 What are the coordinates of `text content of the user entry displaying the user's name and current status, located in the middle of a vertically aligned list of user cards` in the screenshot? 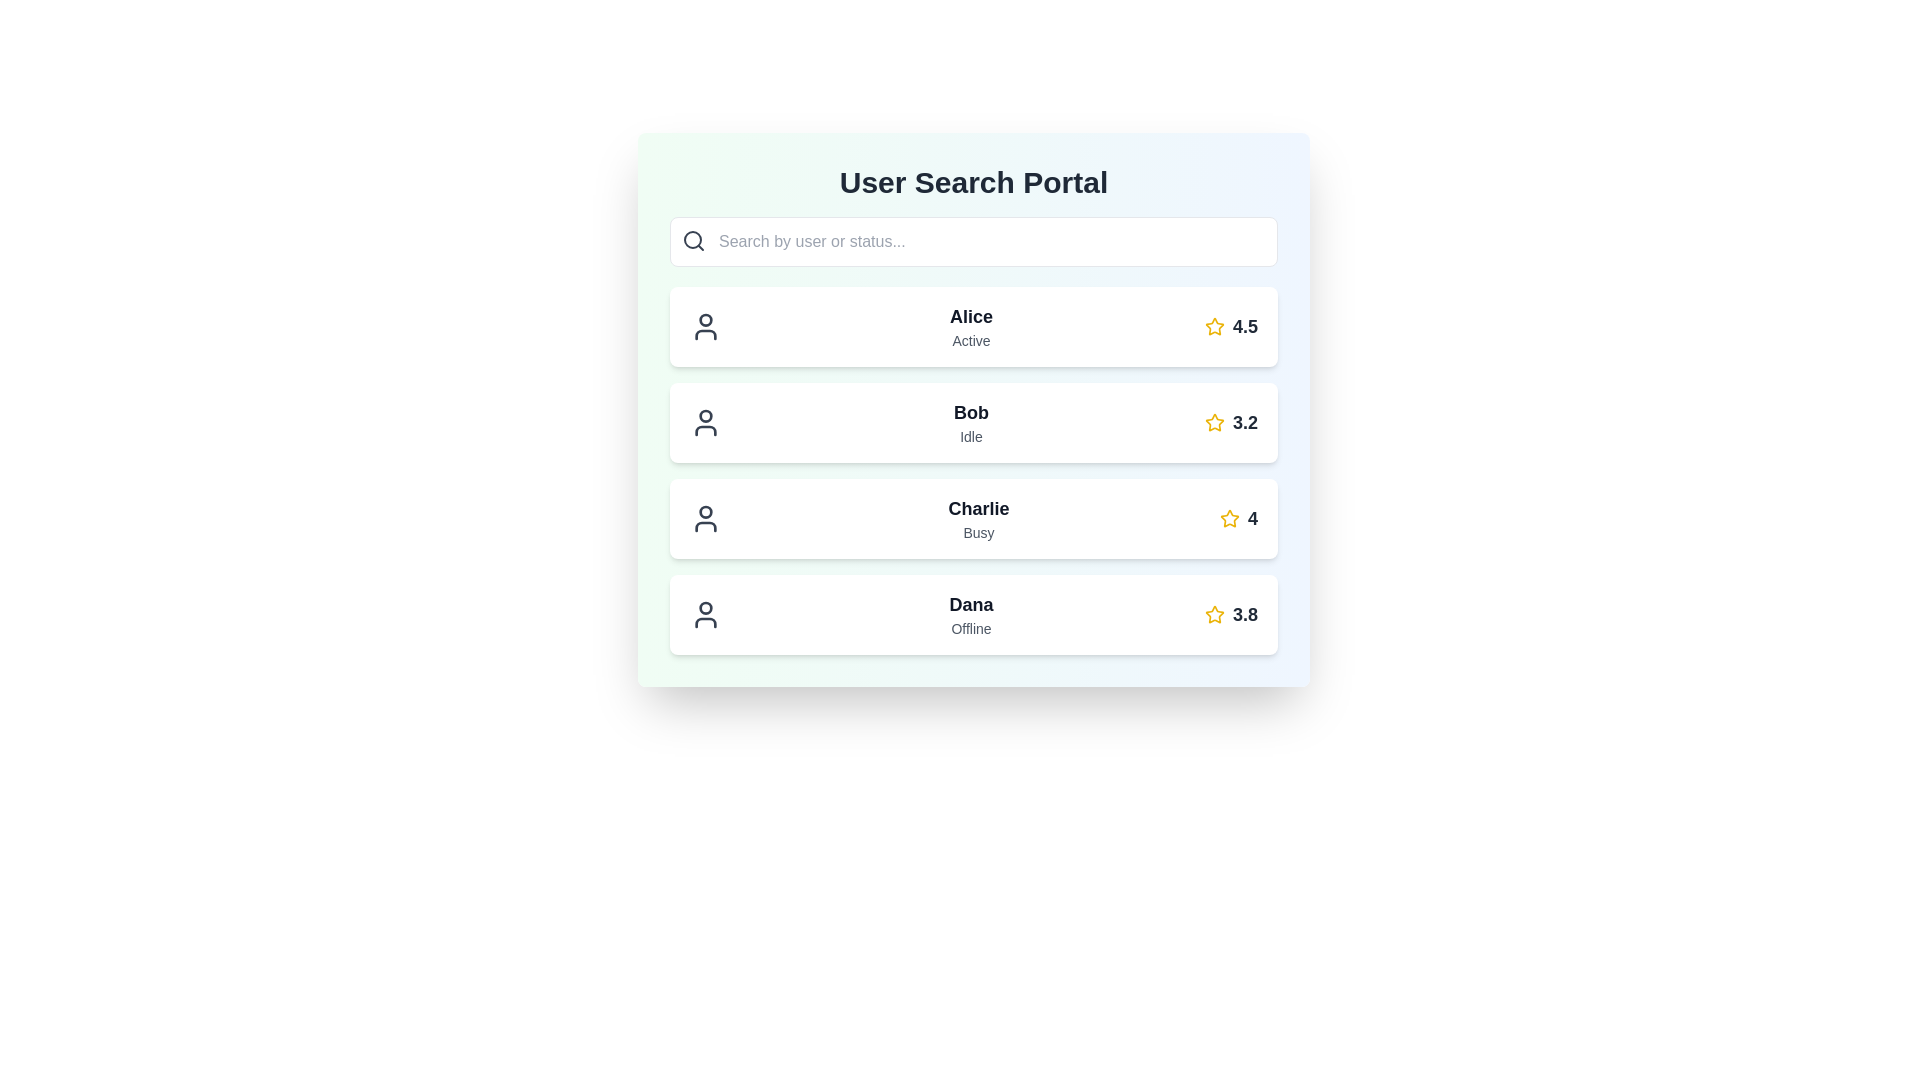 It's located at (971, 422).